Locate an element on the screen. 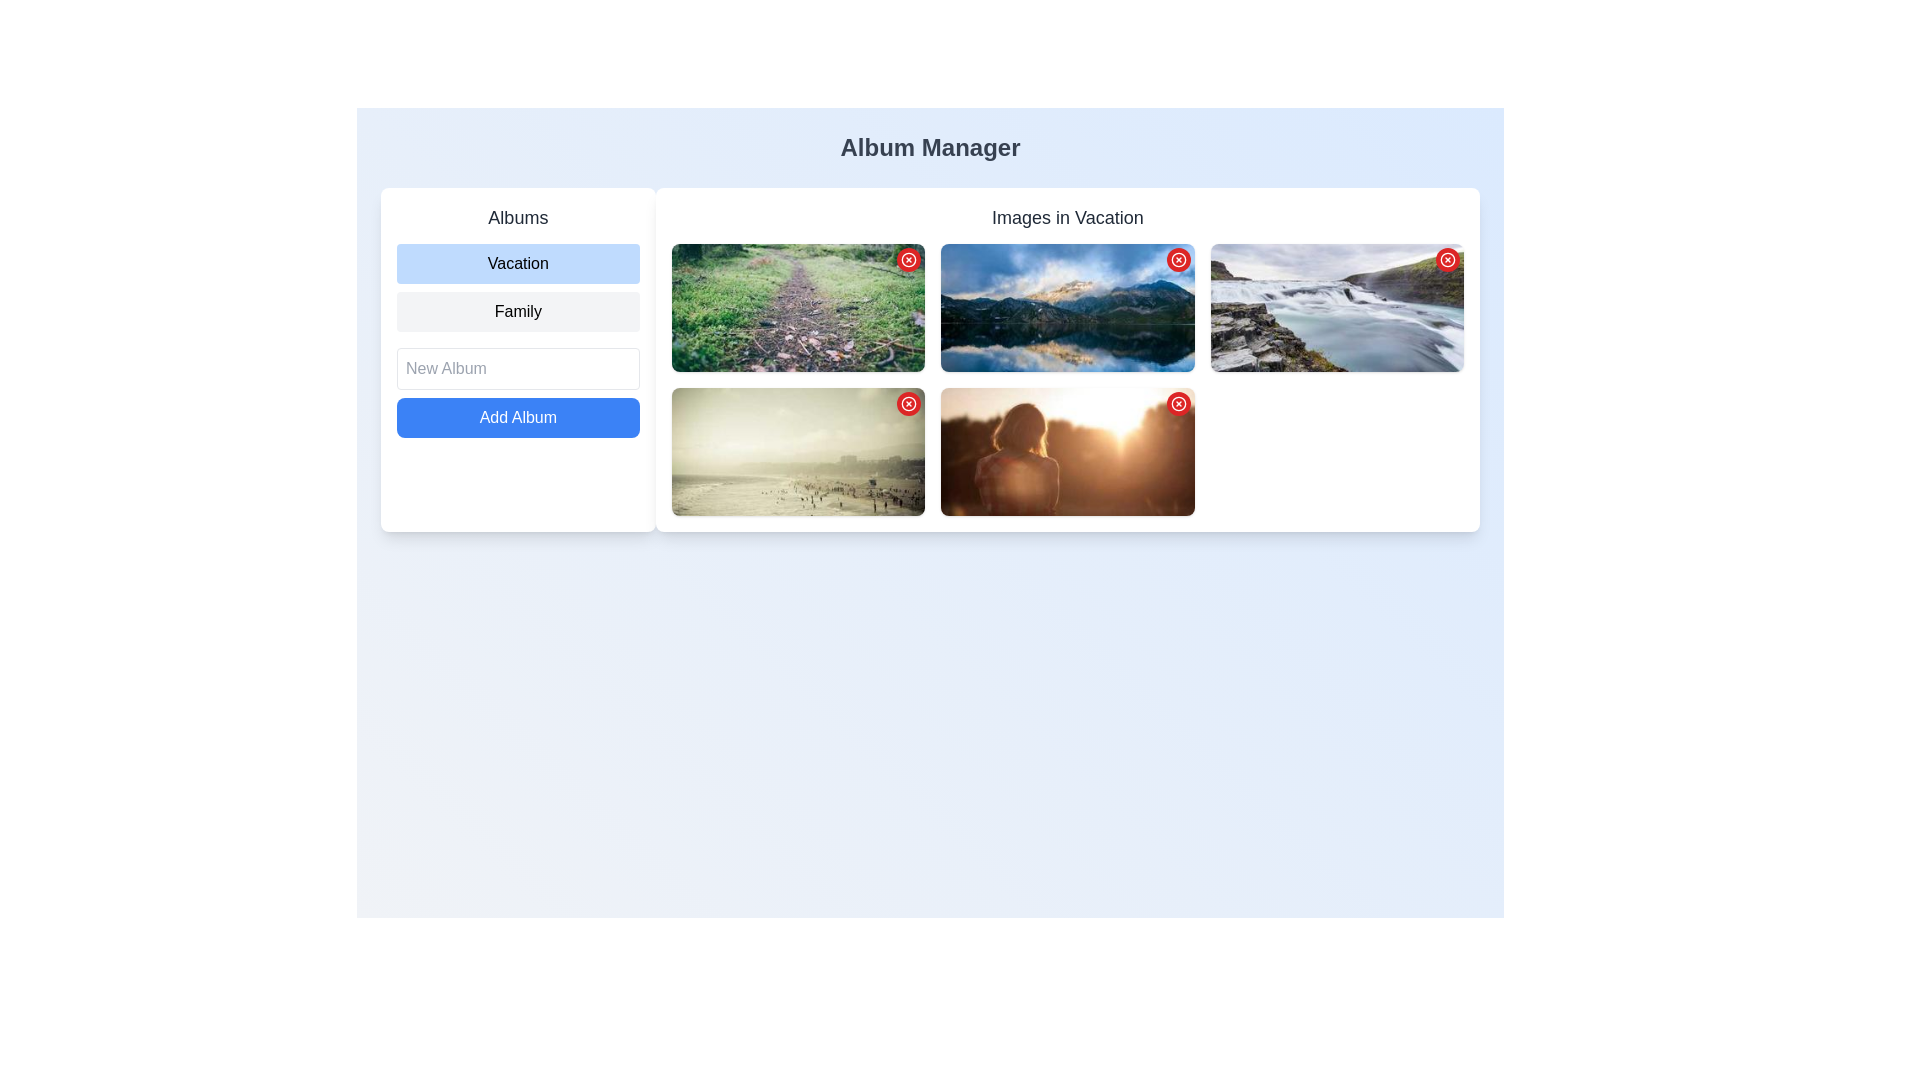  text content of the 'Album Manager' title, which is a bold and large text-based UI component centrally positioned at the top of the interface is located at coordinates (929, 146).